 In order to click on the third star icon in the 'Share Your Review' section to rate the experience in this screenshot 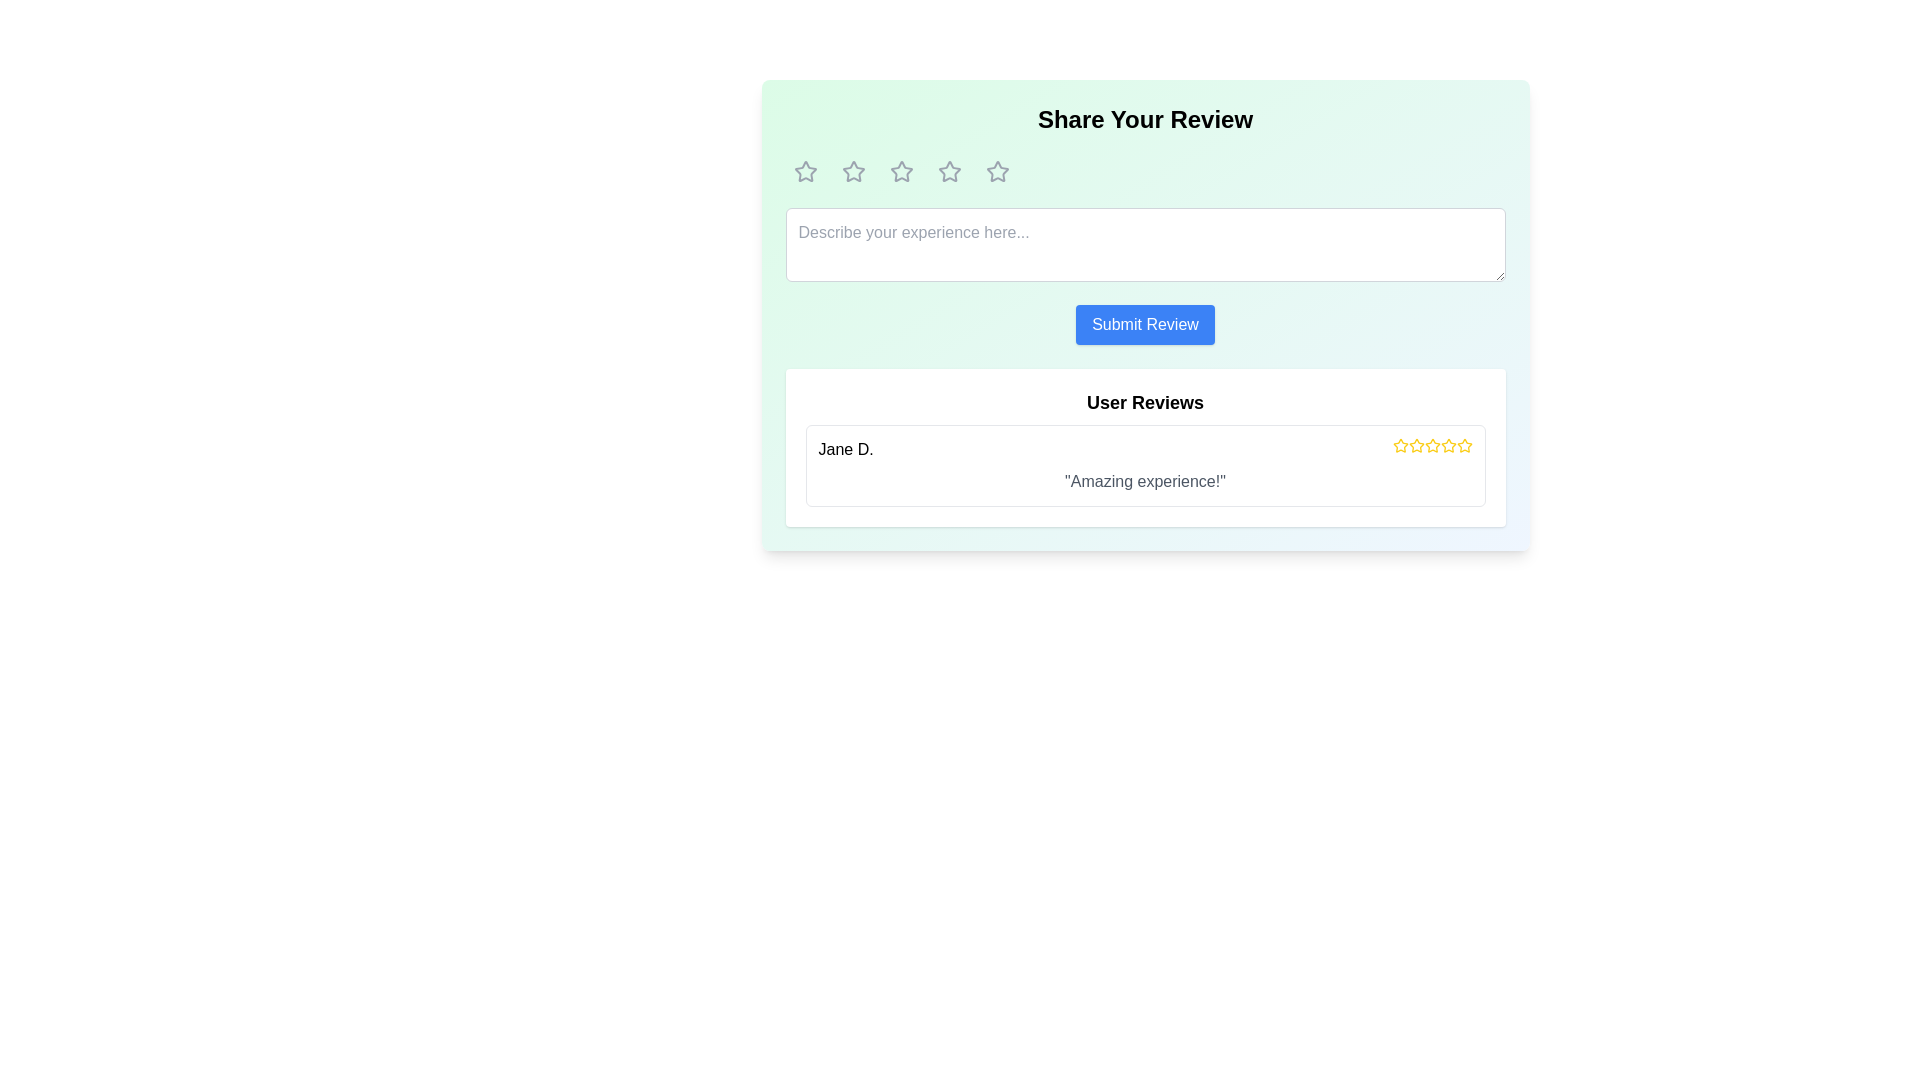, I will do `click(900, 171)`.